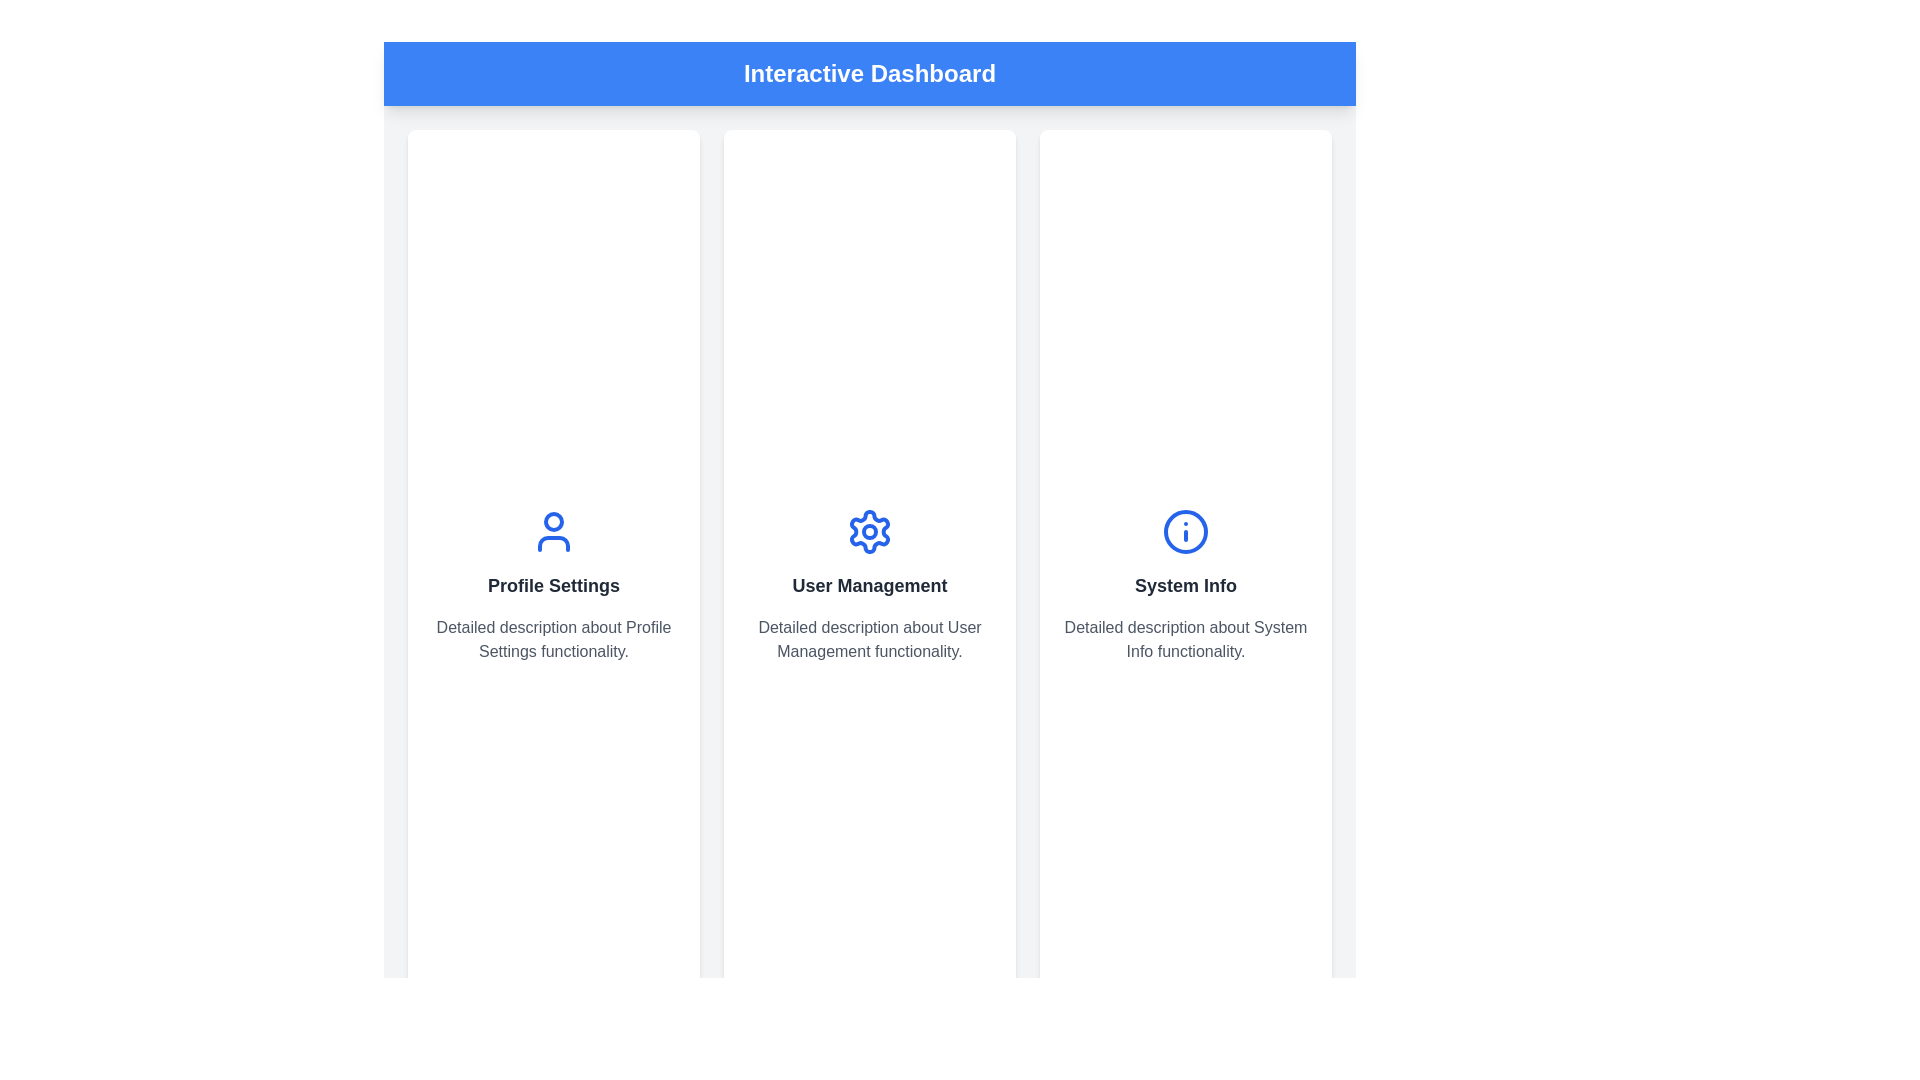  Describe the element at coordinates (553, 640) in the screenshot. I see `the explanatory text block located below the 'Profile Settings' title and user profile icon in the Profile Settings section` at that location.